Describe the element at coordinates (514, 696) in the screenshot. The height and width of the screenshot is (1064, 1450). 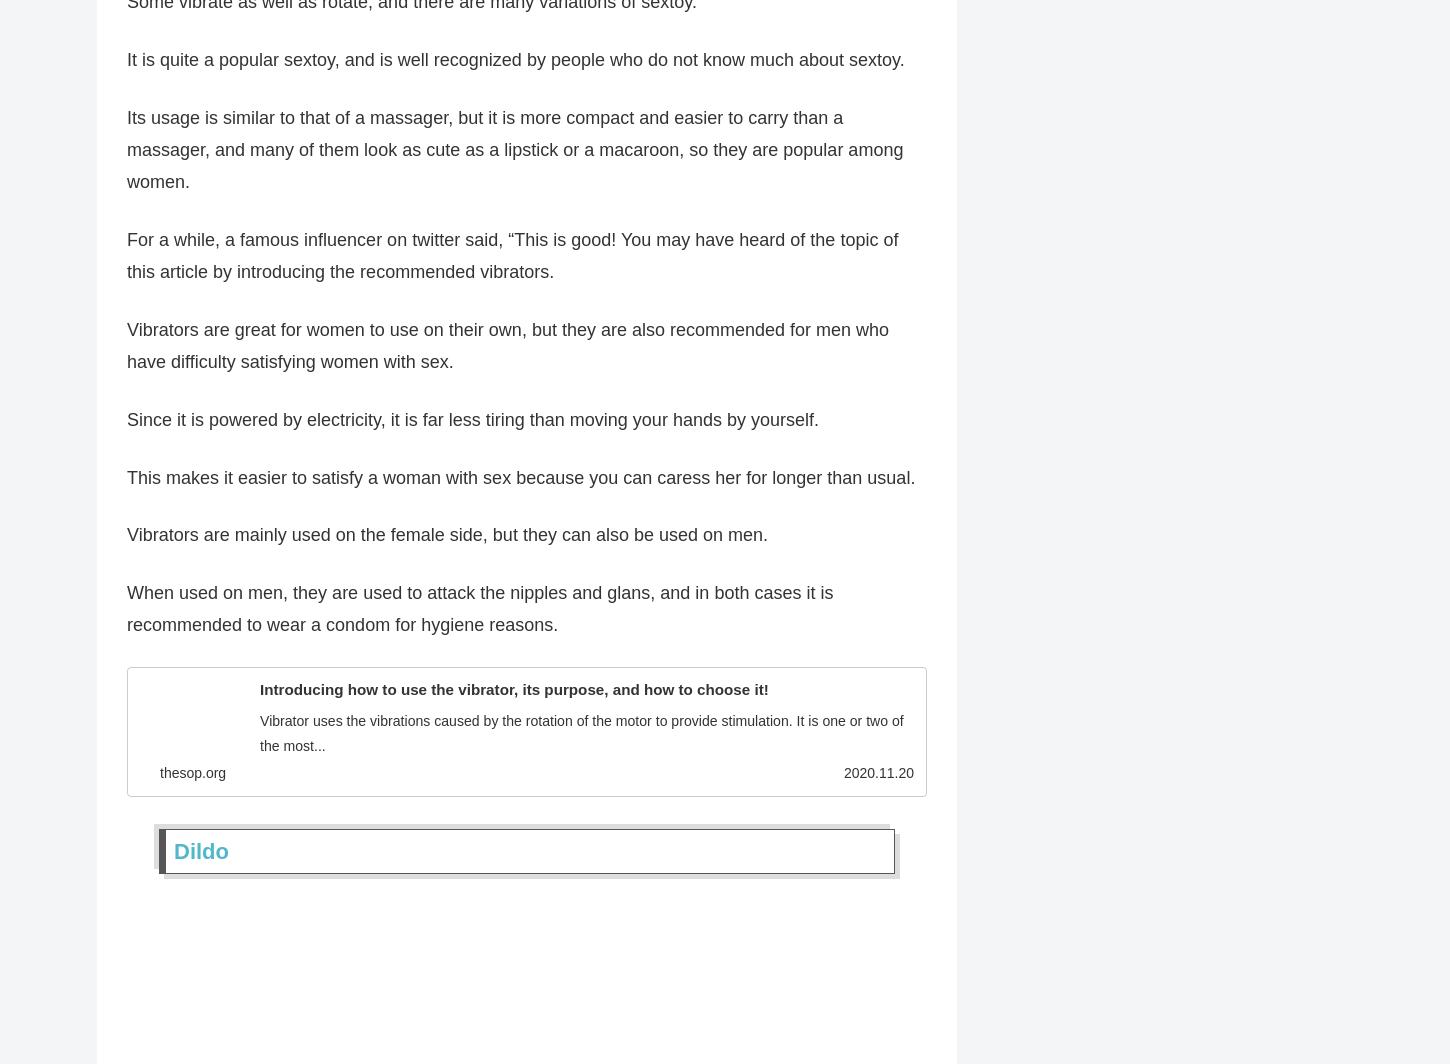
I see `'Introducing how to use the vibrator, its purpose, and how to choose it!'` at that location.